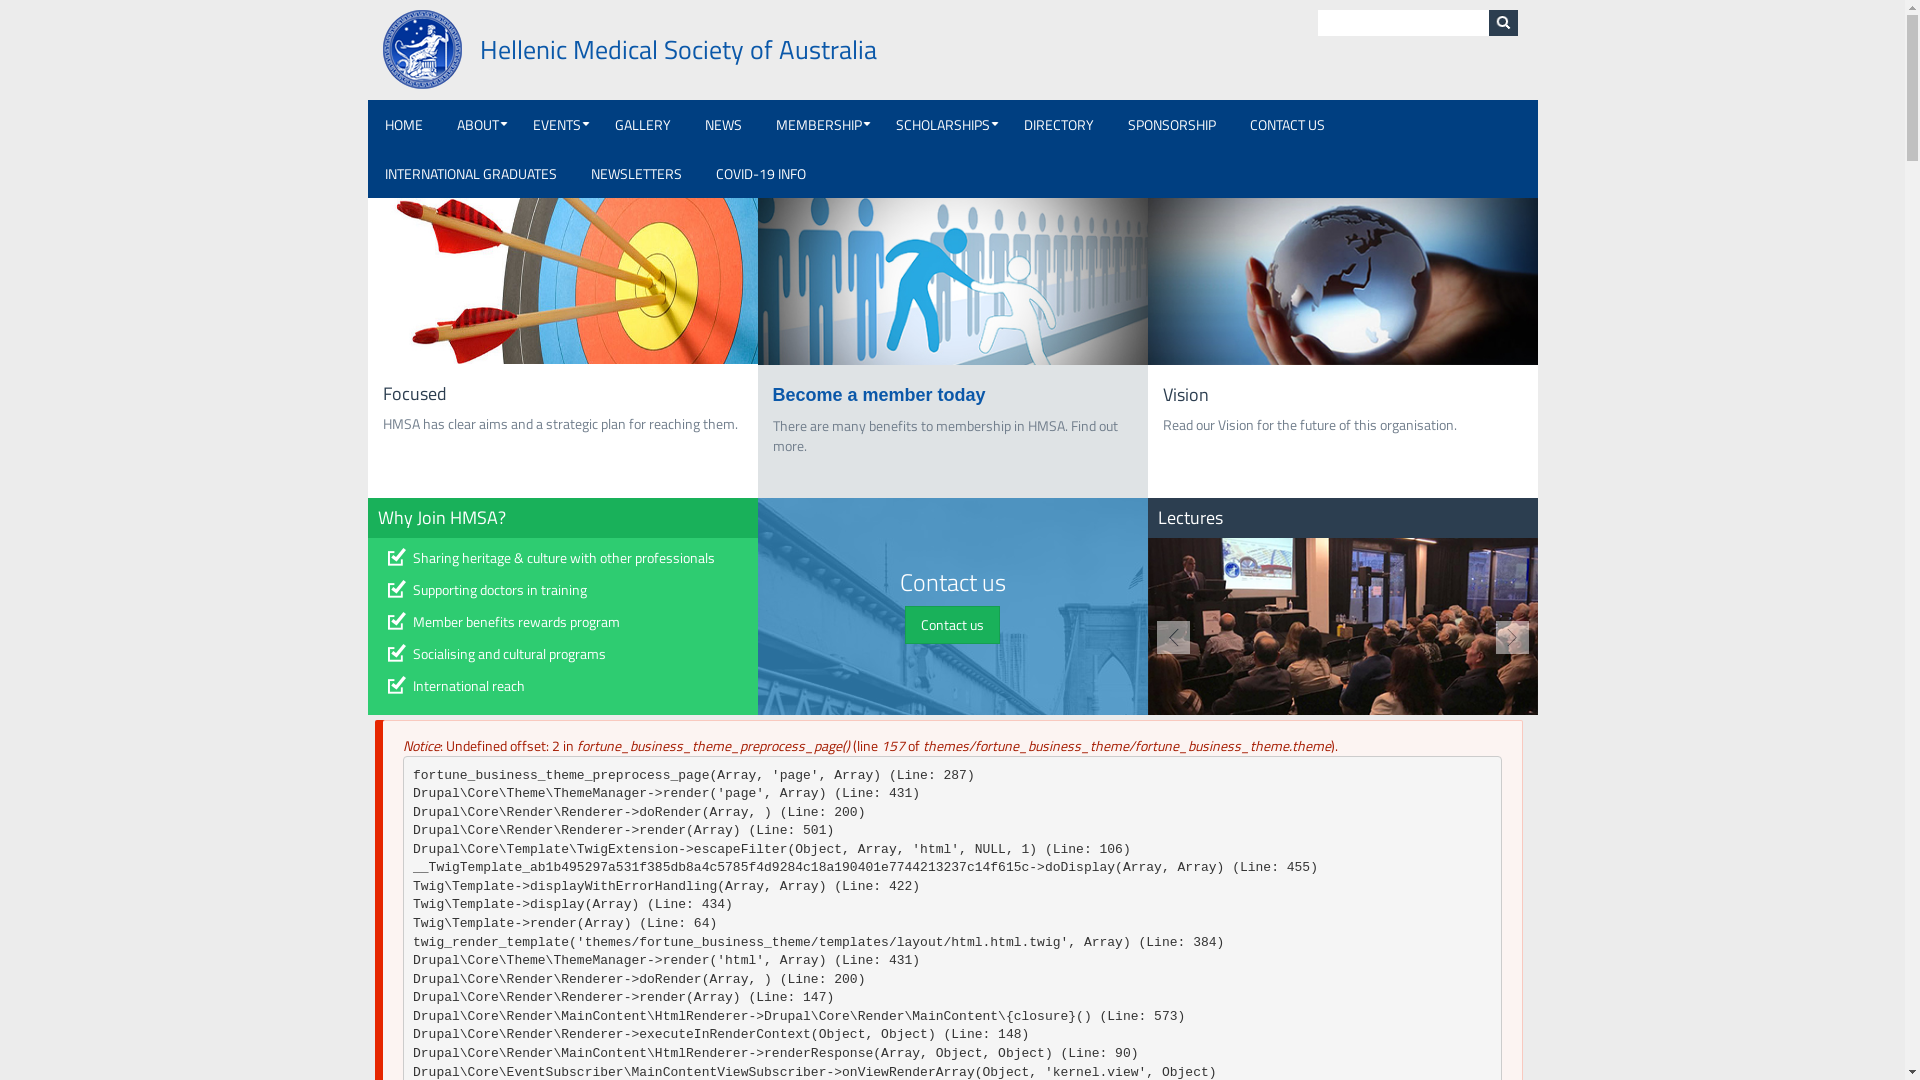  What do you see at coordinates (573, 172) in the screenshot?
I see `'NEWSLETTERS'` at bounding box center [573, 172].